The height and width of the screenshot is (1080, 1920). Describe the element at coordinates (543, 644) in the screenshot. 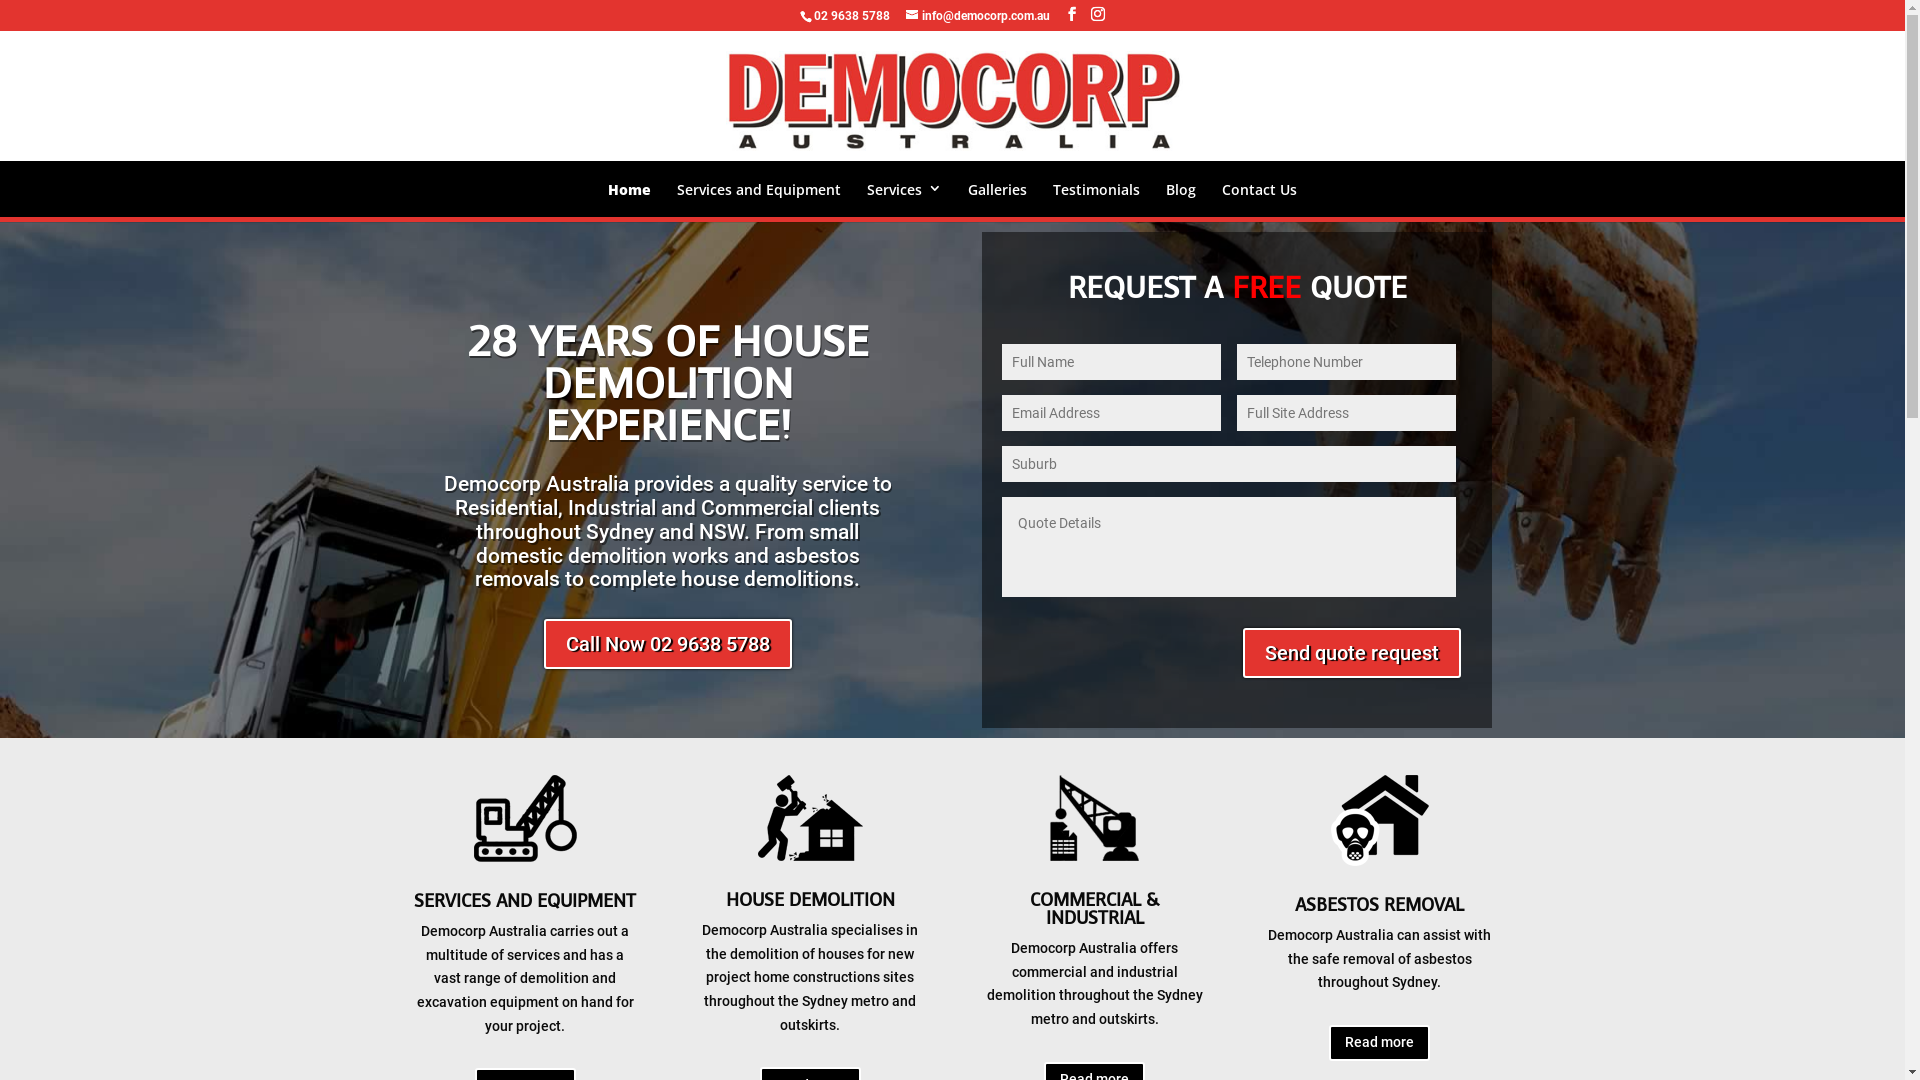

I see `'Call Now 02 9638 5788'` at that location.